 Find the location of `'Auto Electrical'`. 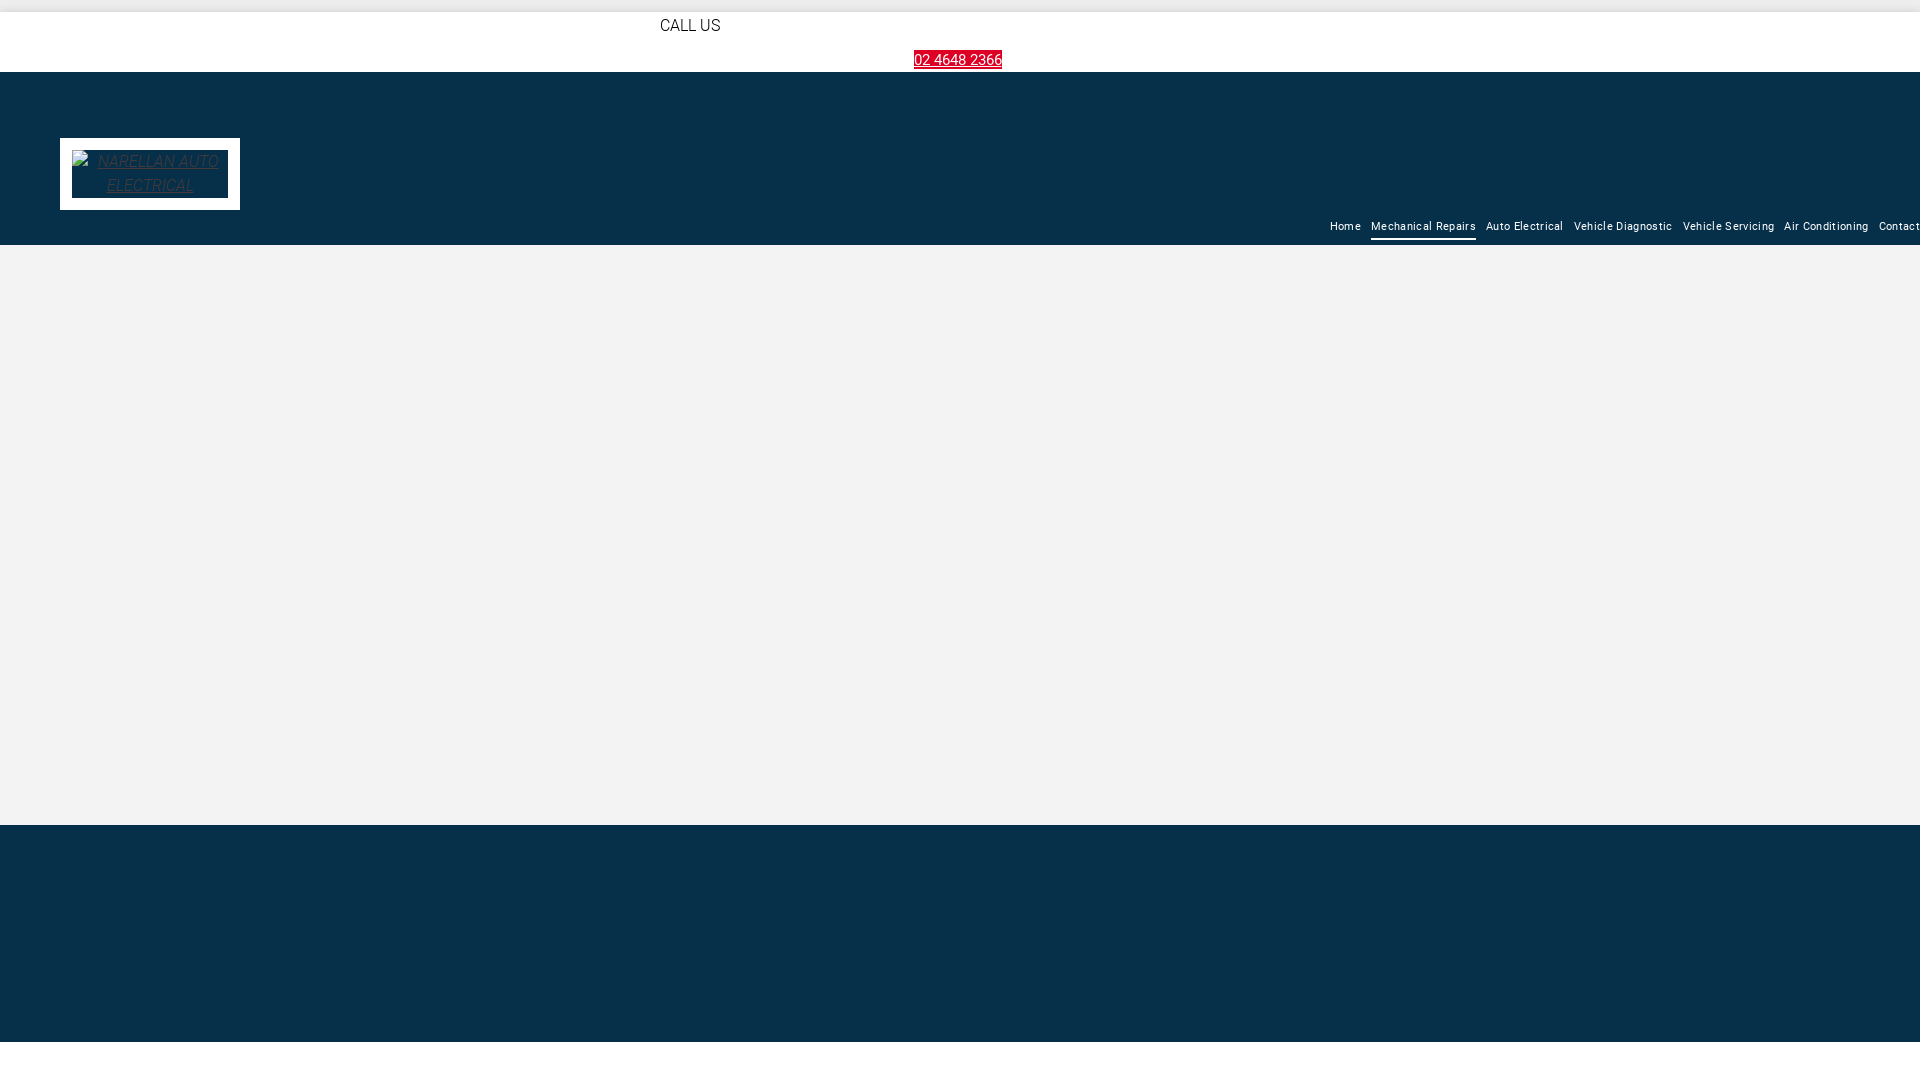

'Auto Electrical' is located at coordinates (1524, 226).